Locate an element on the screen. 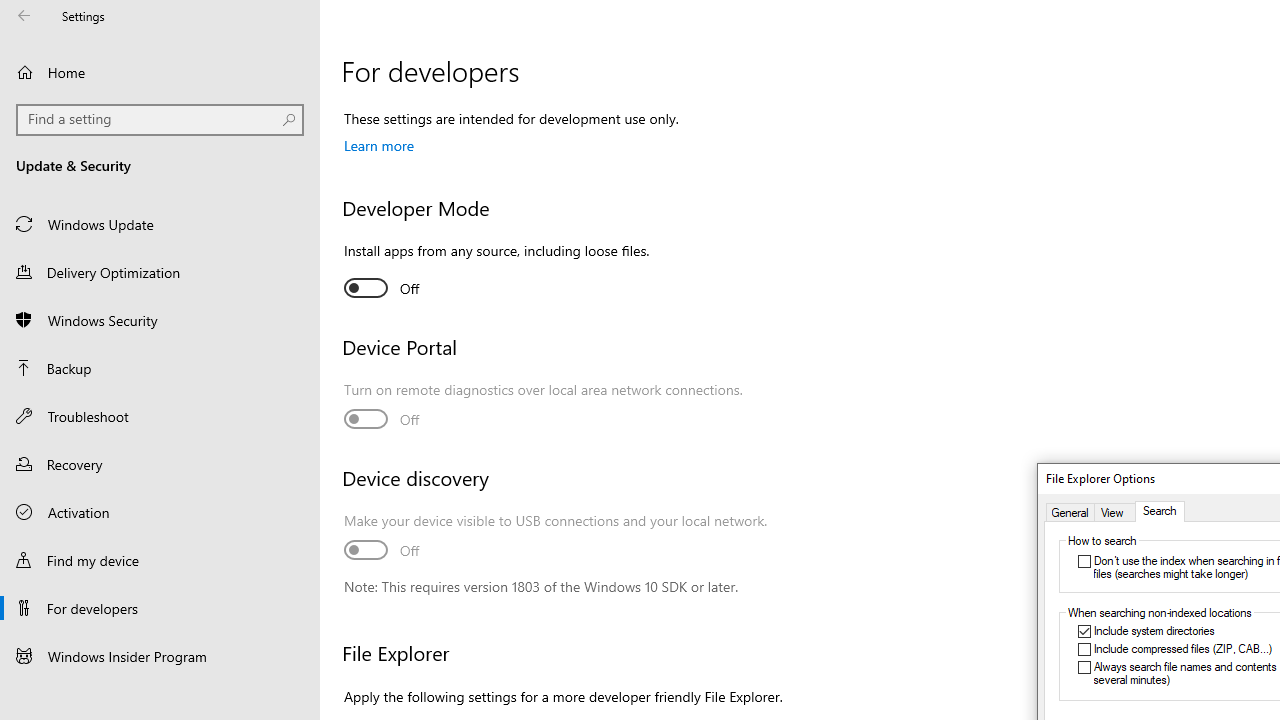  'Search' is located at coordinates (1159, 511).